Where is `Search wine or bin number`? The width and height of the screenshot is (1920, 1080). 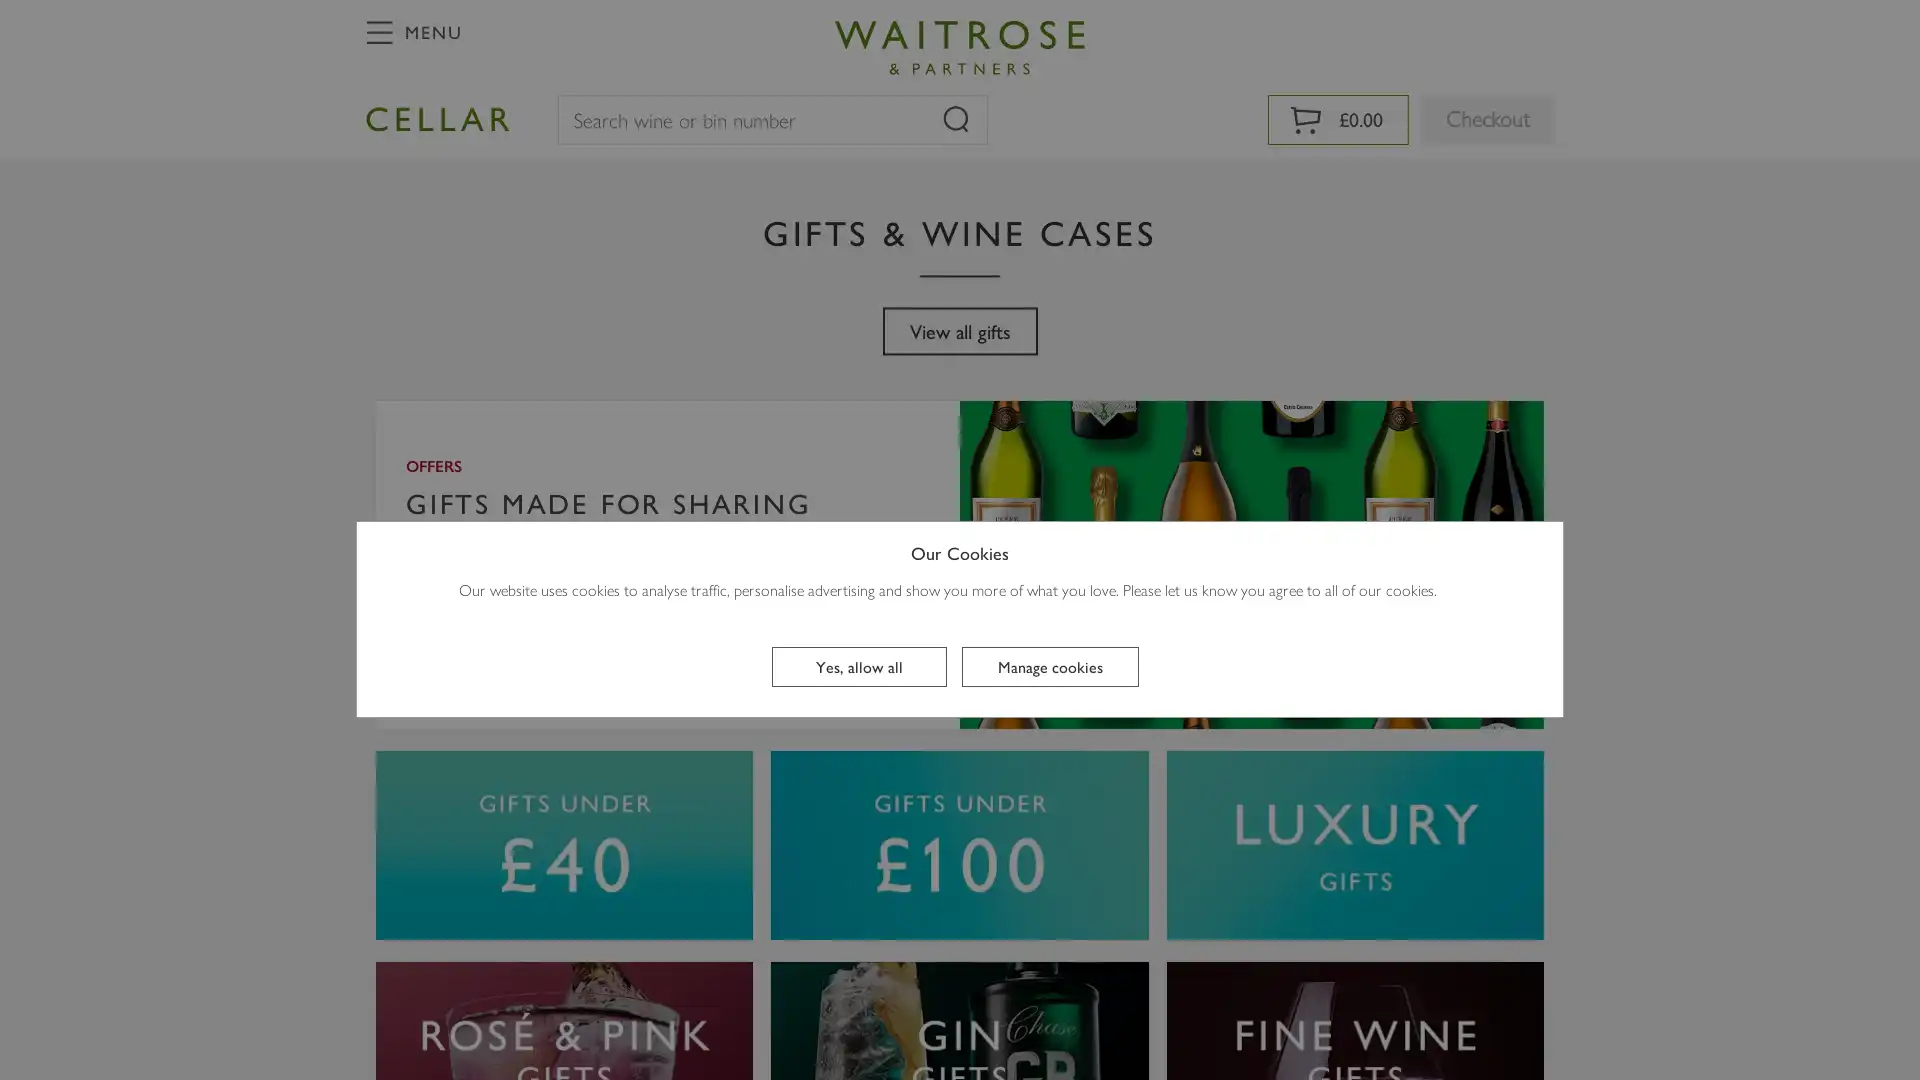 Search wine or bin number is located at coordinates (954, 119).